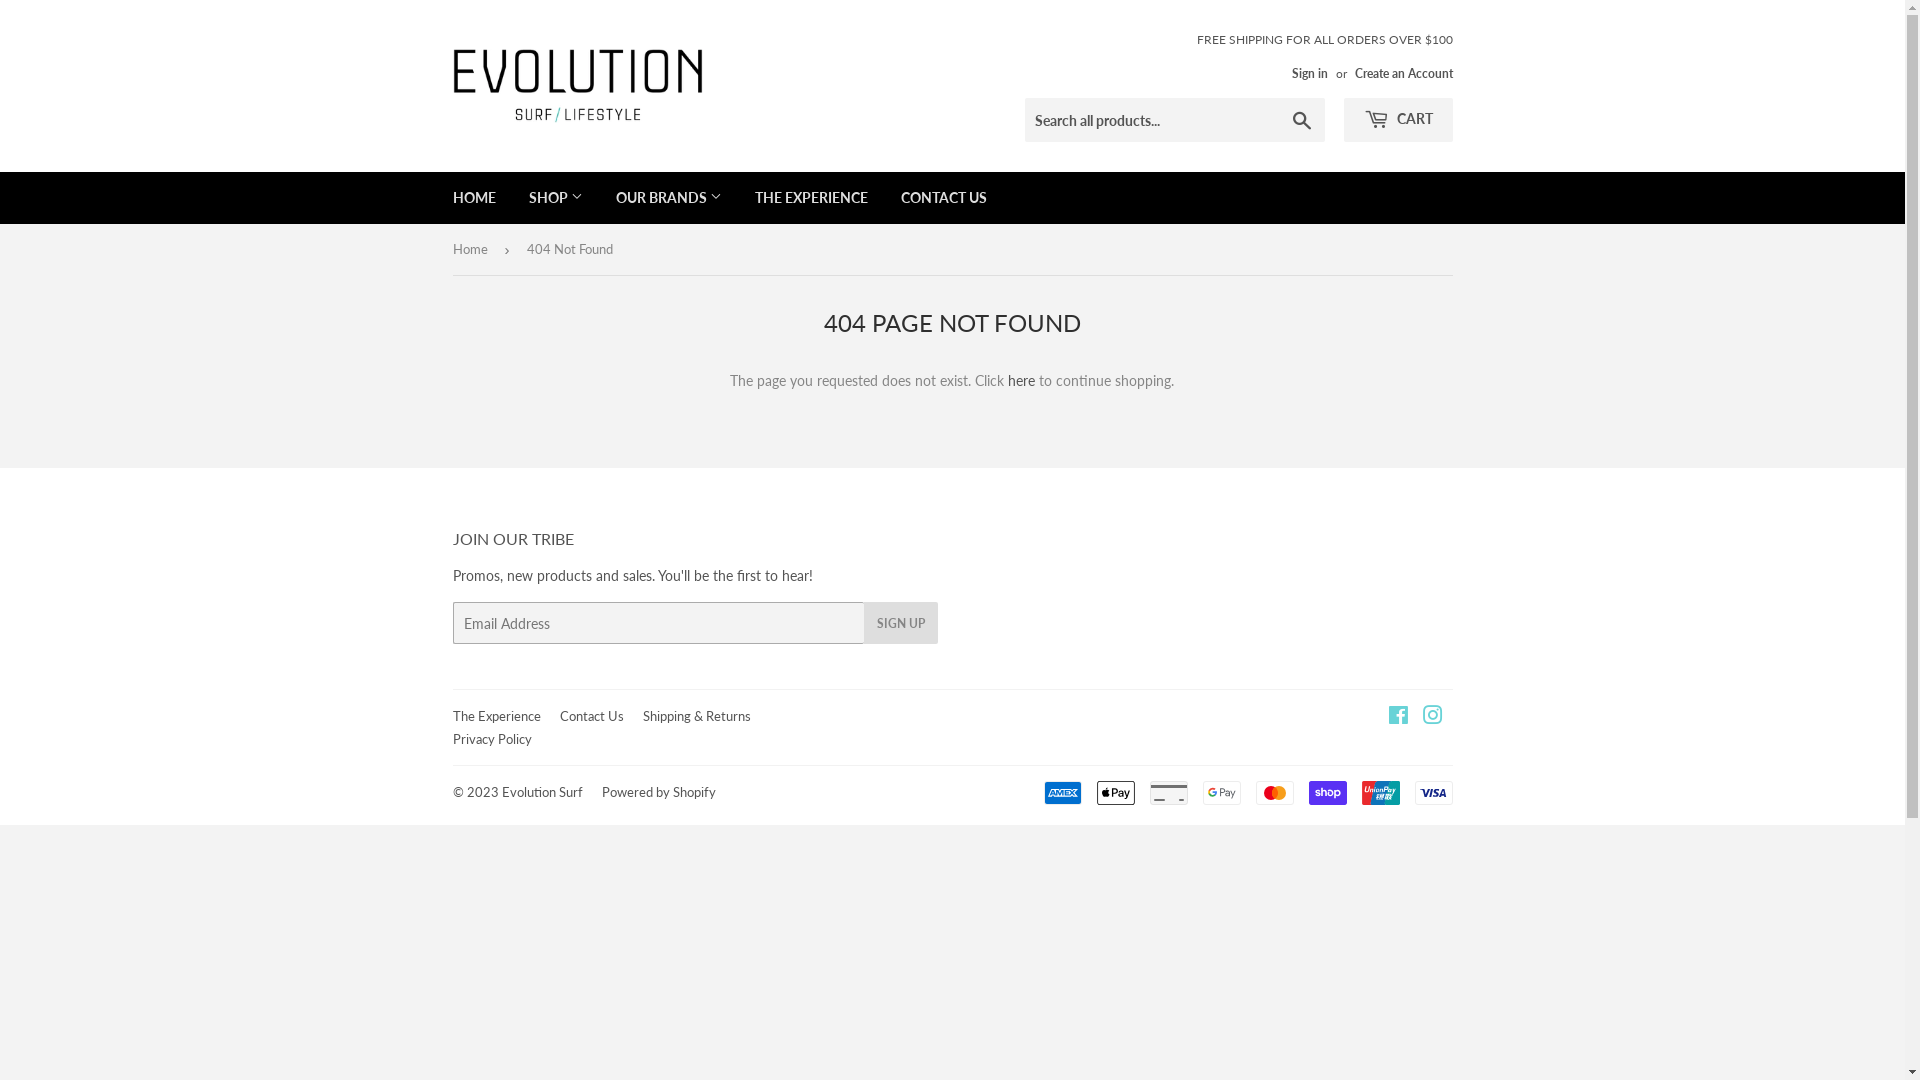 The width and height of the screenshot is (1920, 1080). Describe the element at coordinates (738, 197) in the screenshot. I see `'THE EXPERIENCE'` at that location.